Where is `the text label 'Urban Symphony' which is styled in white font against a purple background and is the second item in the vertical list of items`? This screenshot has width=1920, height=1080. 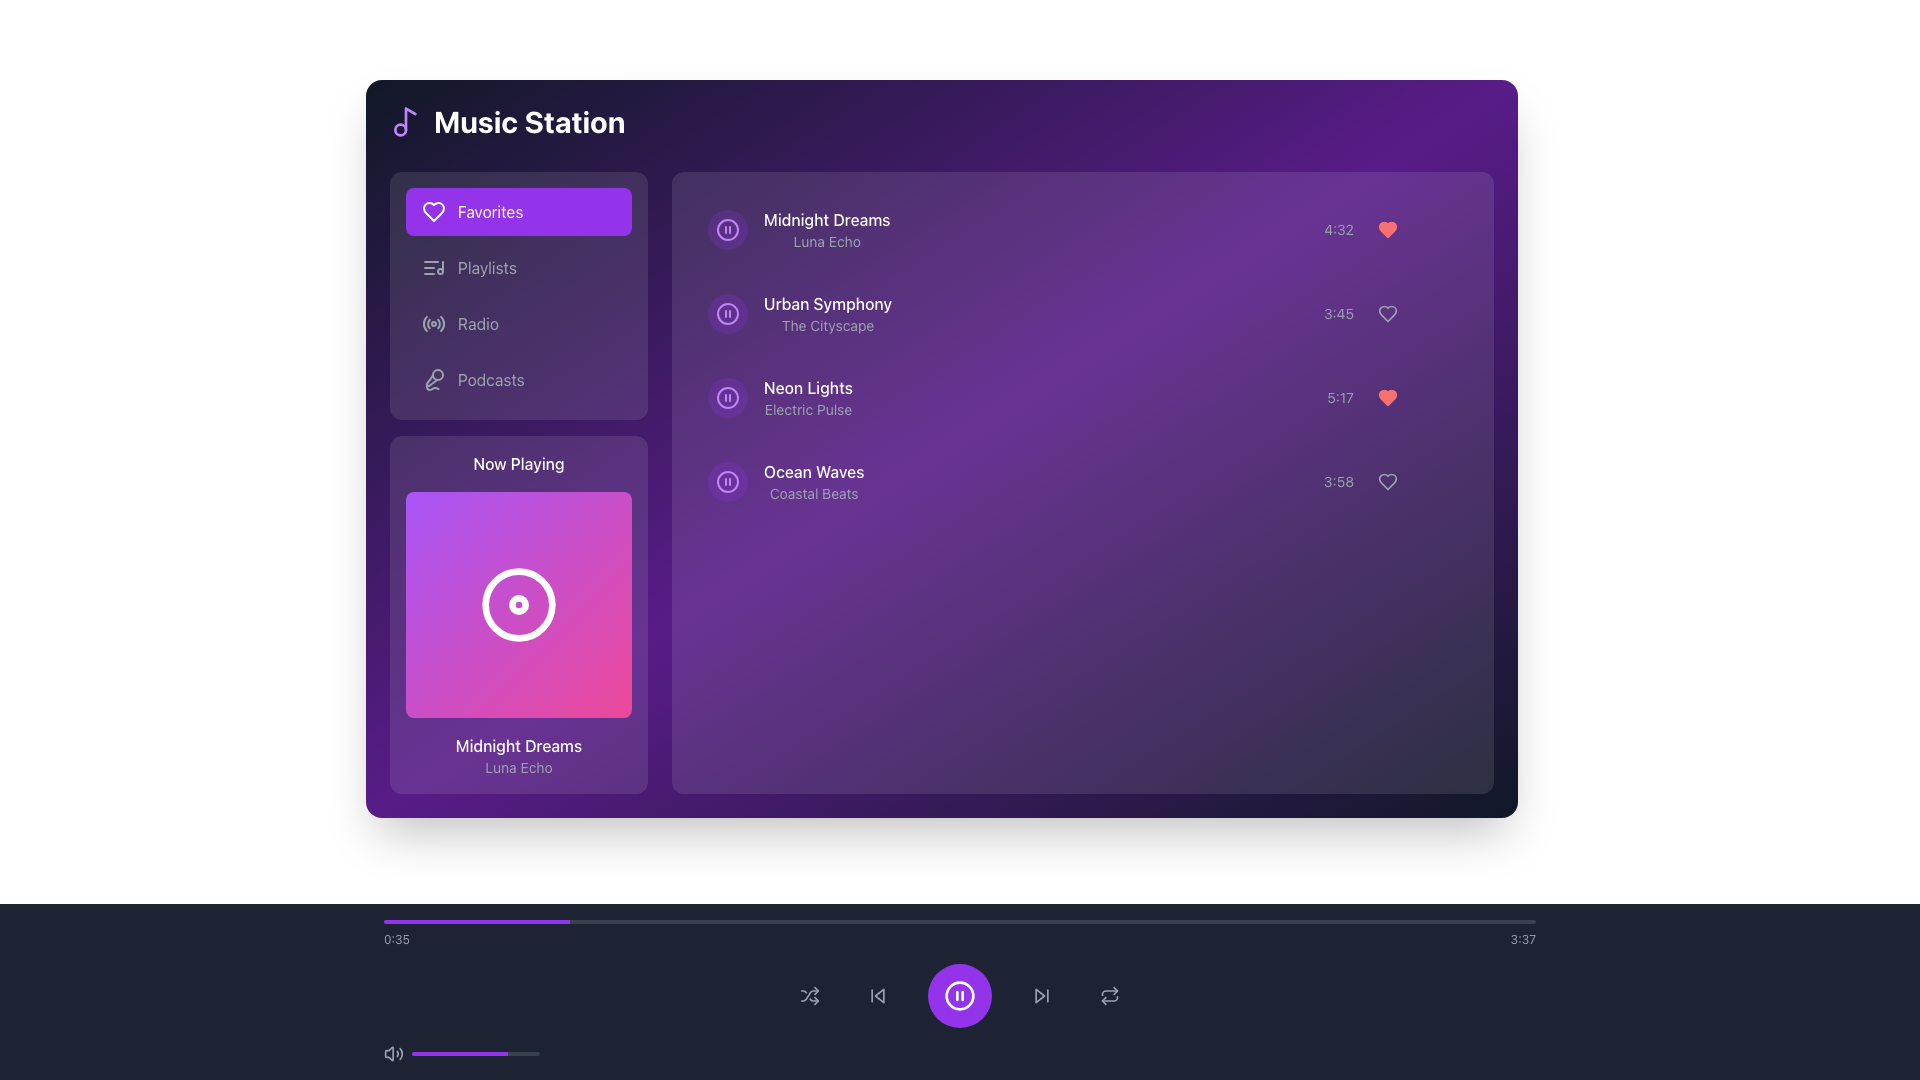
the text label 'Urban Symphony' which is styled in white font against a purple background and is the second item in the vertical list of items is located at coordinates (828, 304).